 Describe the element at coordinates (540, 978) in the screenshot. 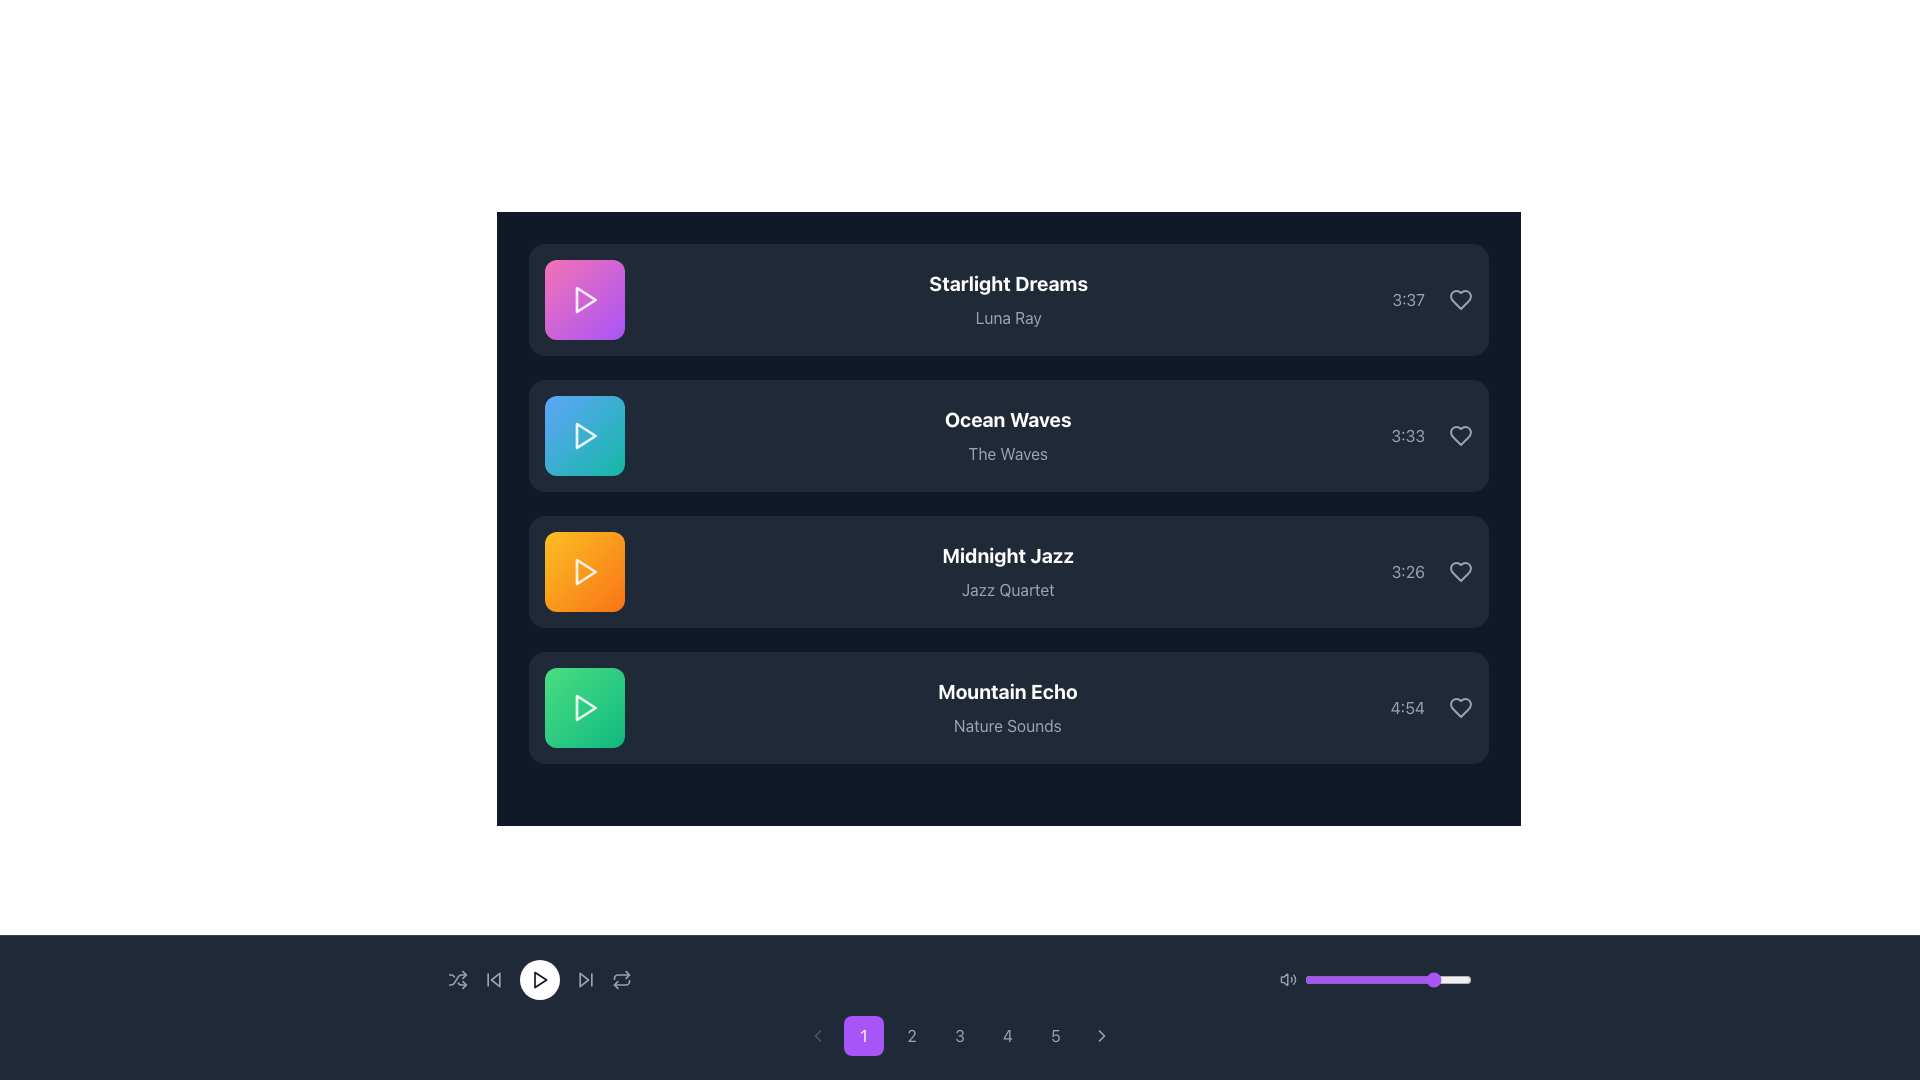

I see `the central portion of the 'Play' button icon located within the playback control bar` at that location.